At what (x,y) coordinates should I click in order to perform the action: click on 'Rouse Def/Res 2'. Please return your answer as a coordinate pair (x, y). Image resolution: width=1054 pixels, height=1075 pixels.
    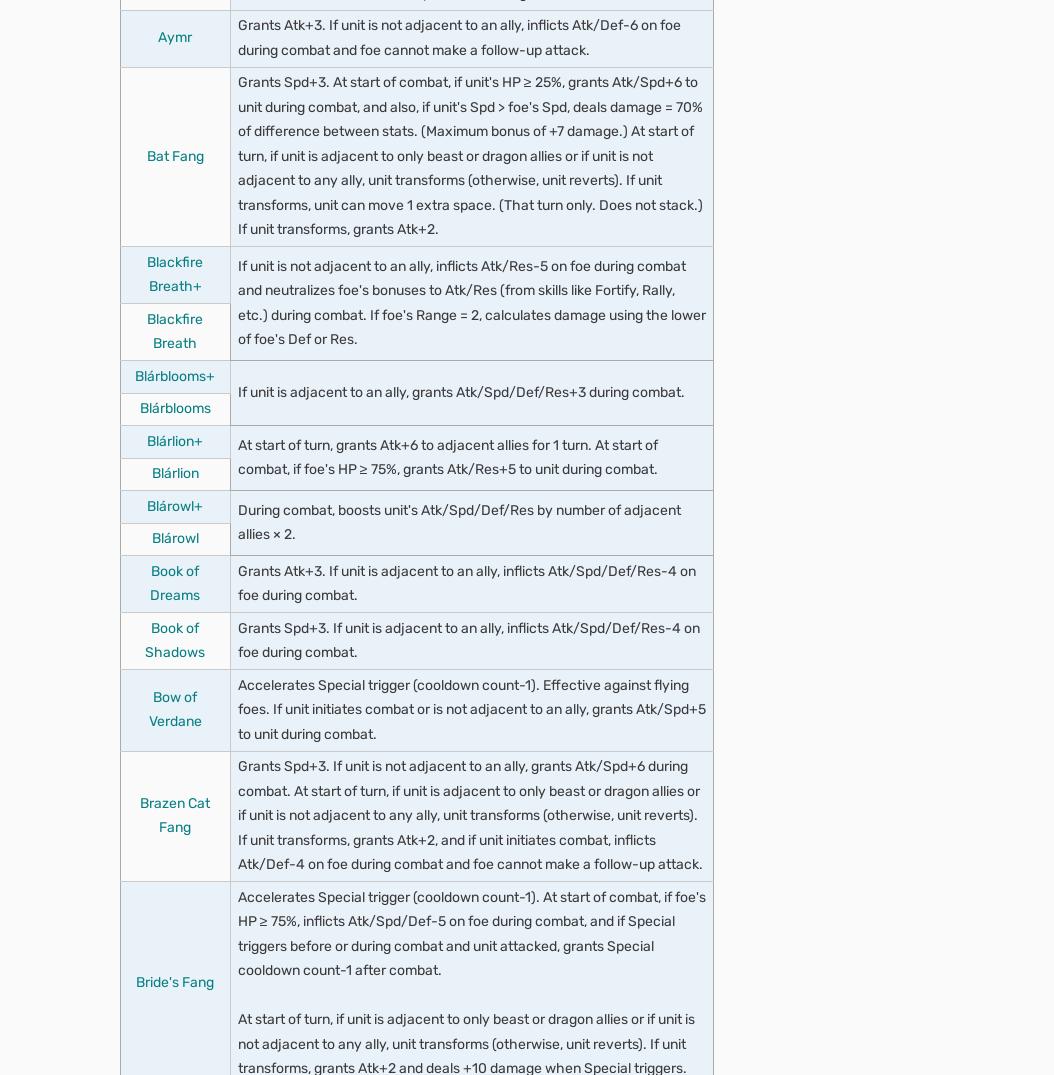
    Looking at the image, I should click on (208, 793).